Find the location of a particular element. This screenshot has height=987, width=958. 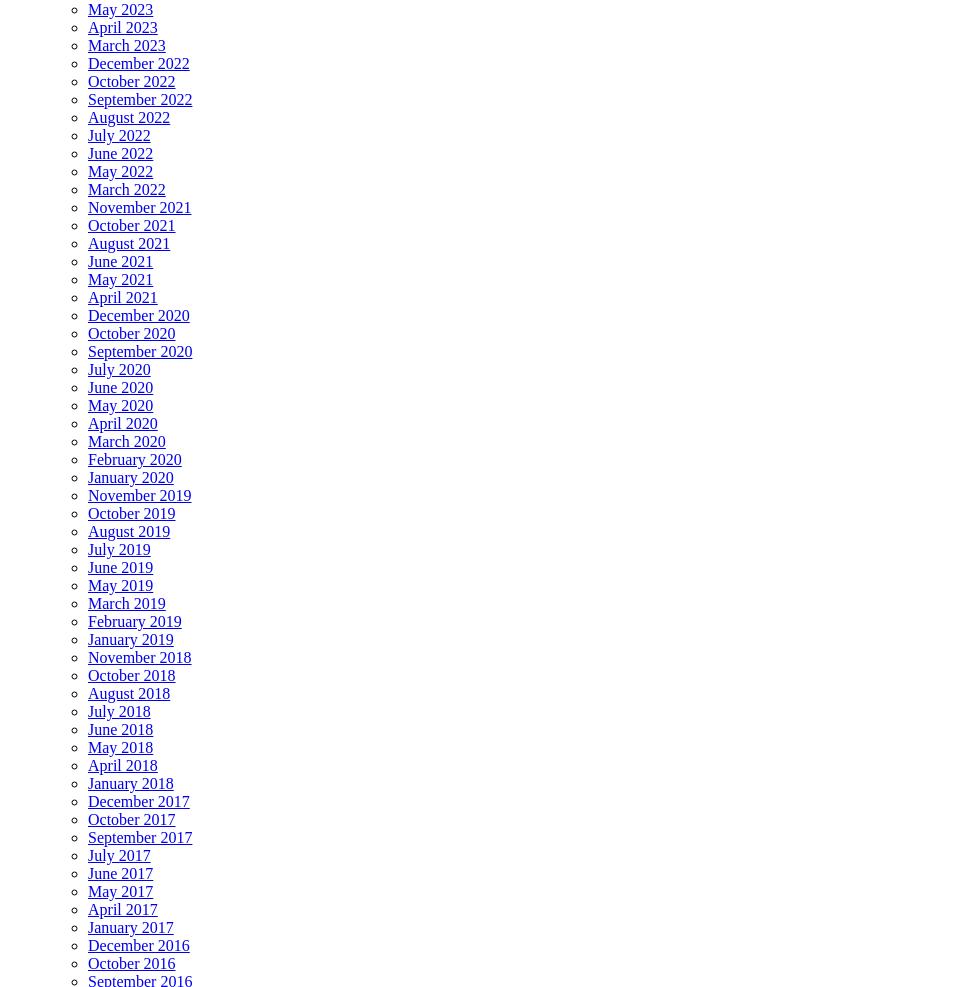

'October 2021' is located at coordinates (131, 225).